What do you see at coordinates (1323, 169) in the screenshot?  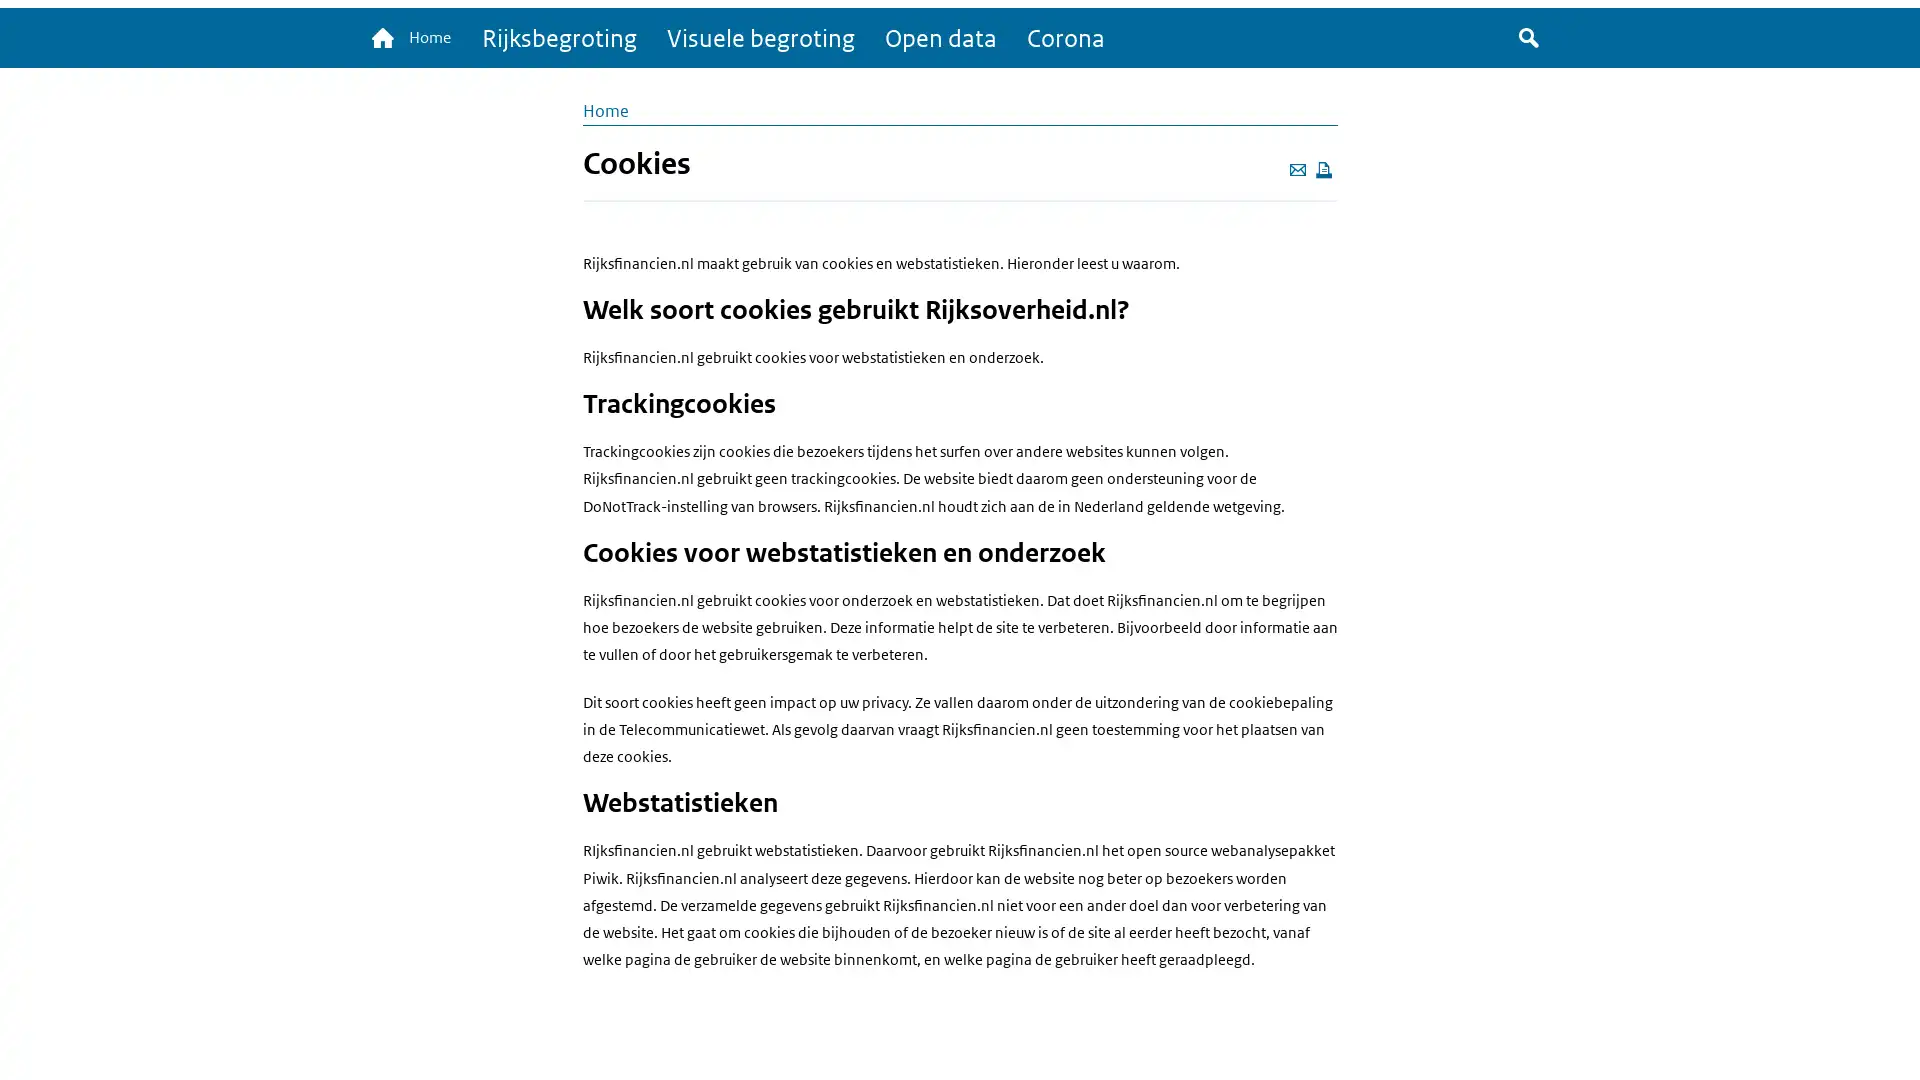 I see `Deze pagina afdrukken` at bounding box center [1323, 169].